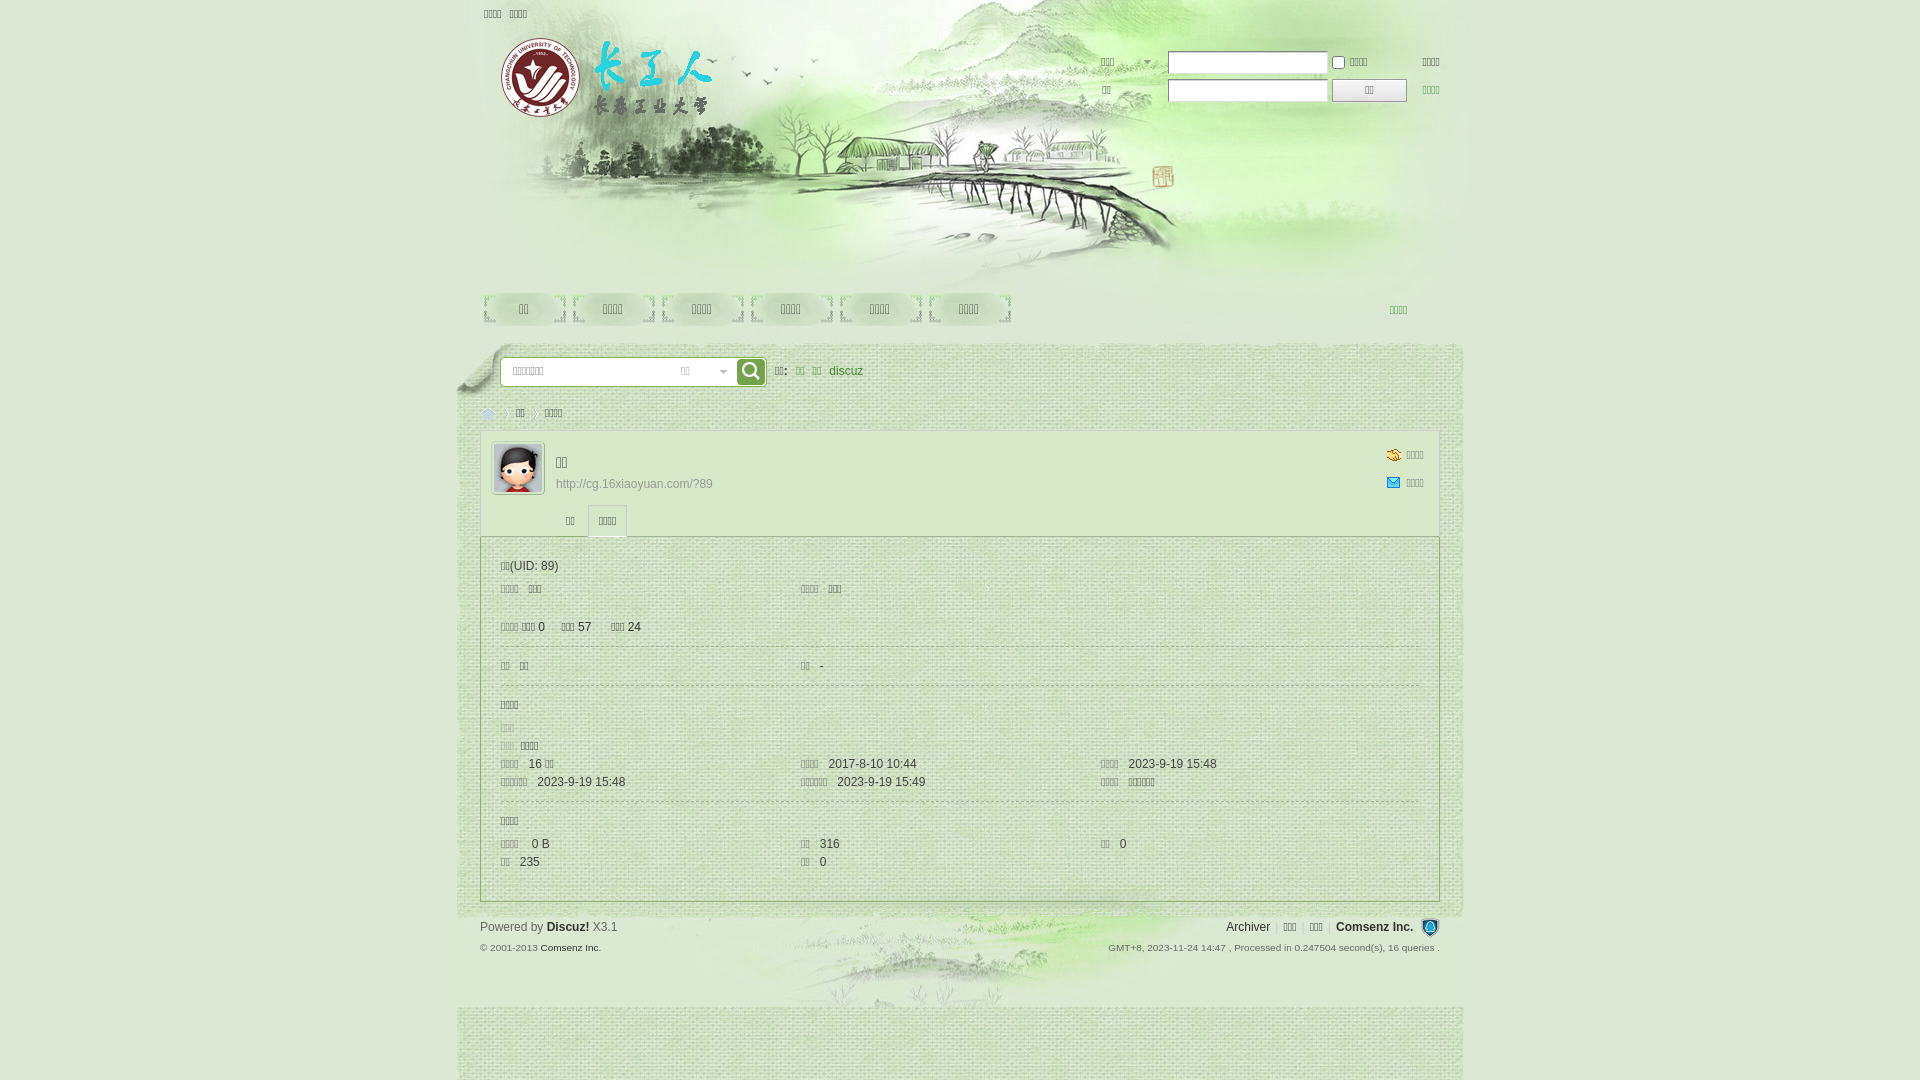  I want to click on 'true', so click(748, 371).